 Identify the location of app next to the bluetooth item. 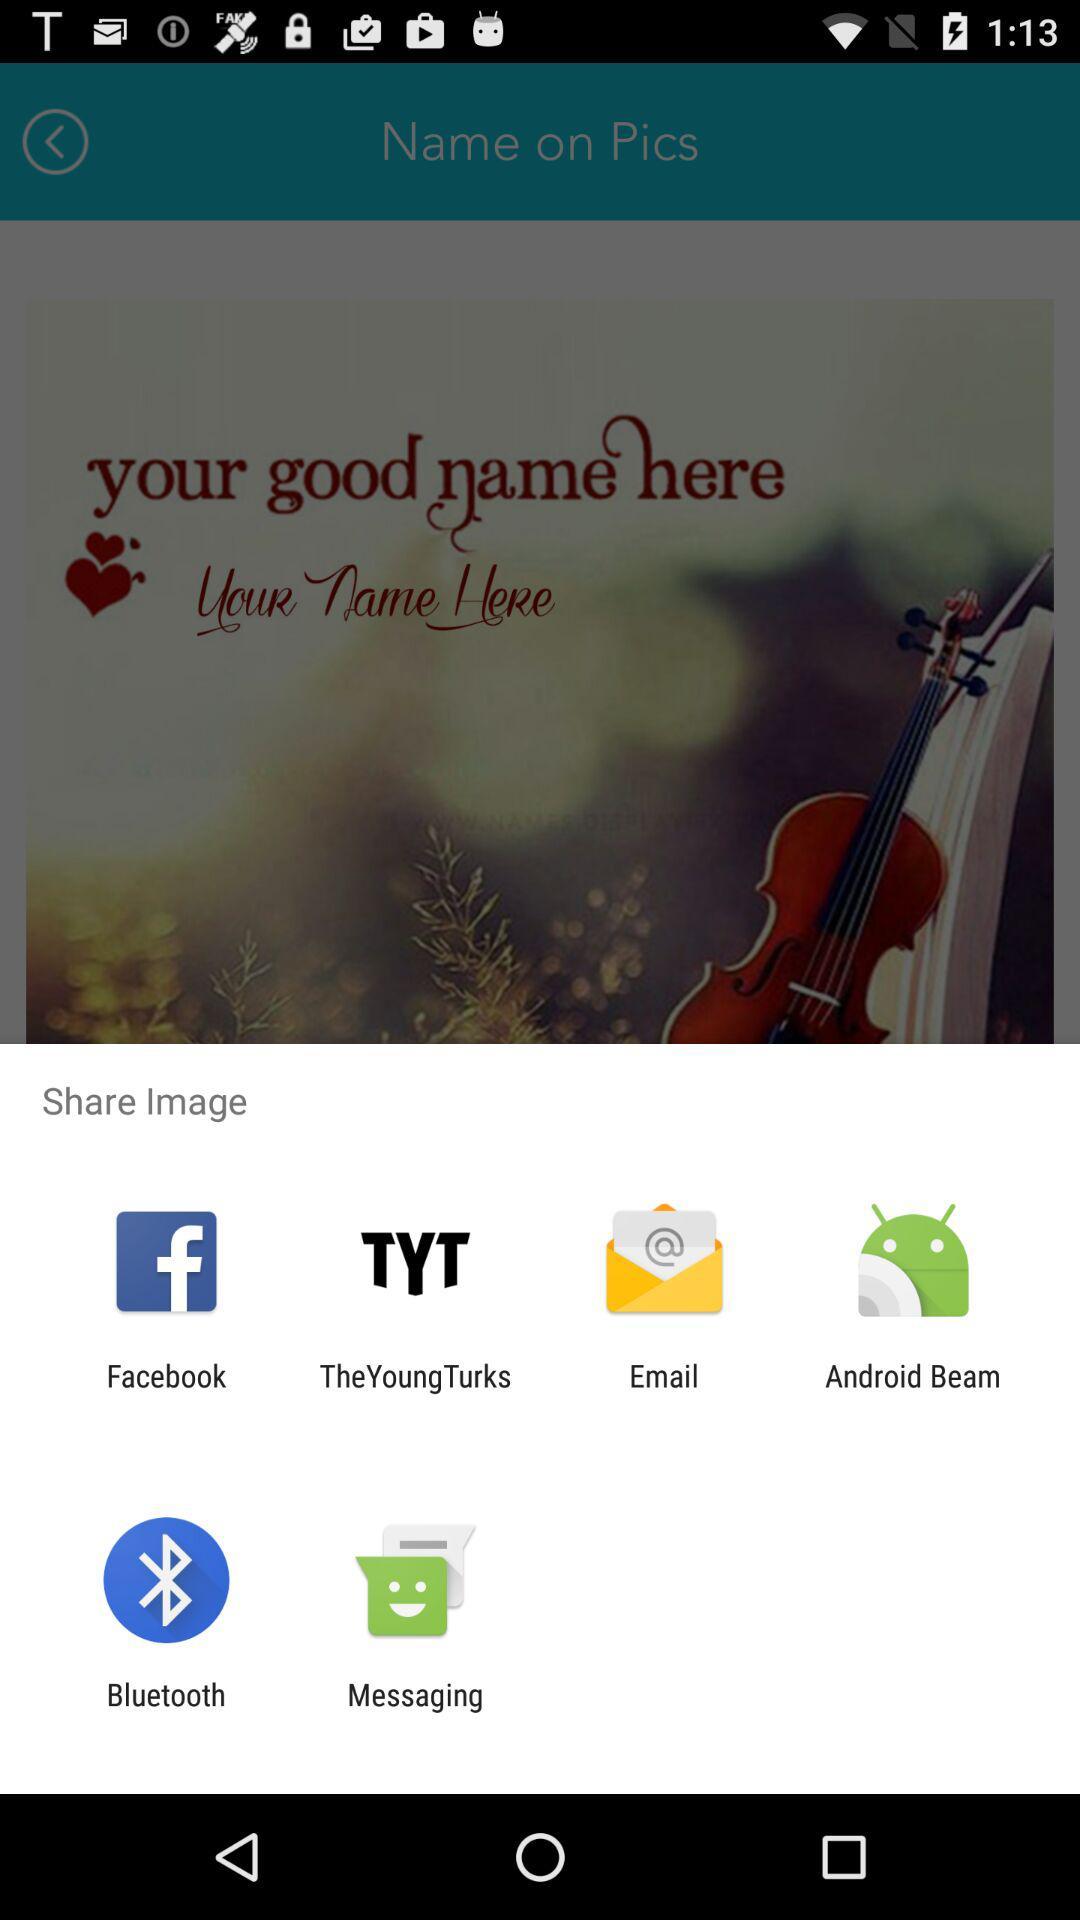
(414, 1711).